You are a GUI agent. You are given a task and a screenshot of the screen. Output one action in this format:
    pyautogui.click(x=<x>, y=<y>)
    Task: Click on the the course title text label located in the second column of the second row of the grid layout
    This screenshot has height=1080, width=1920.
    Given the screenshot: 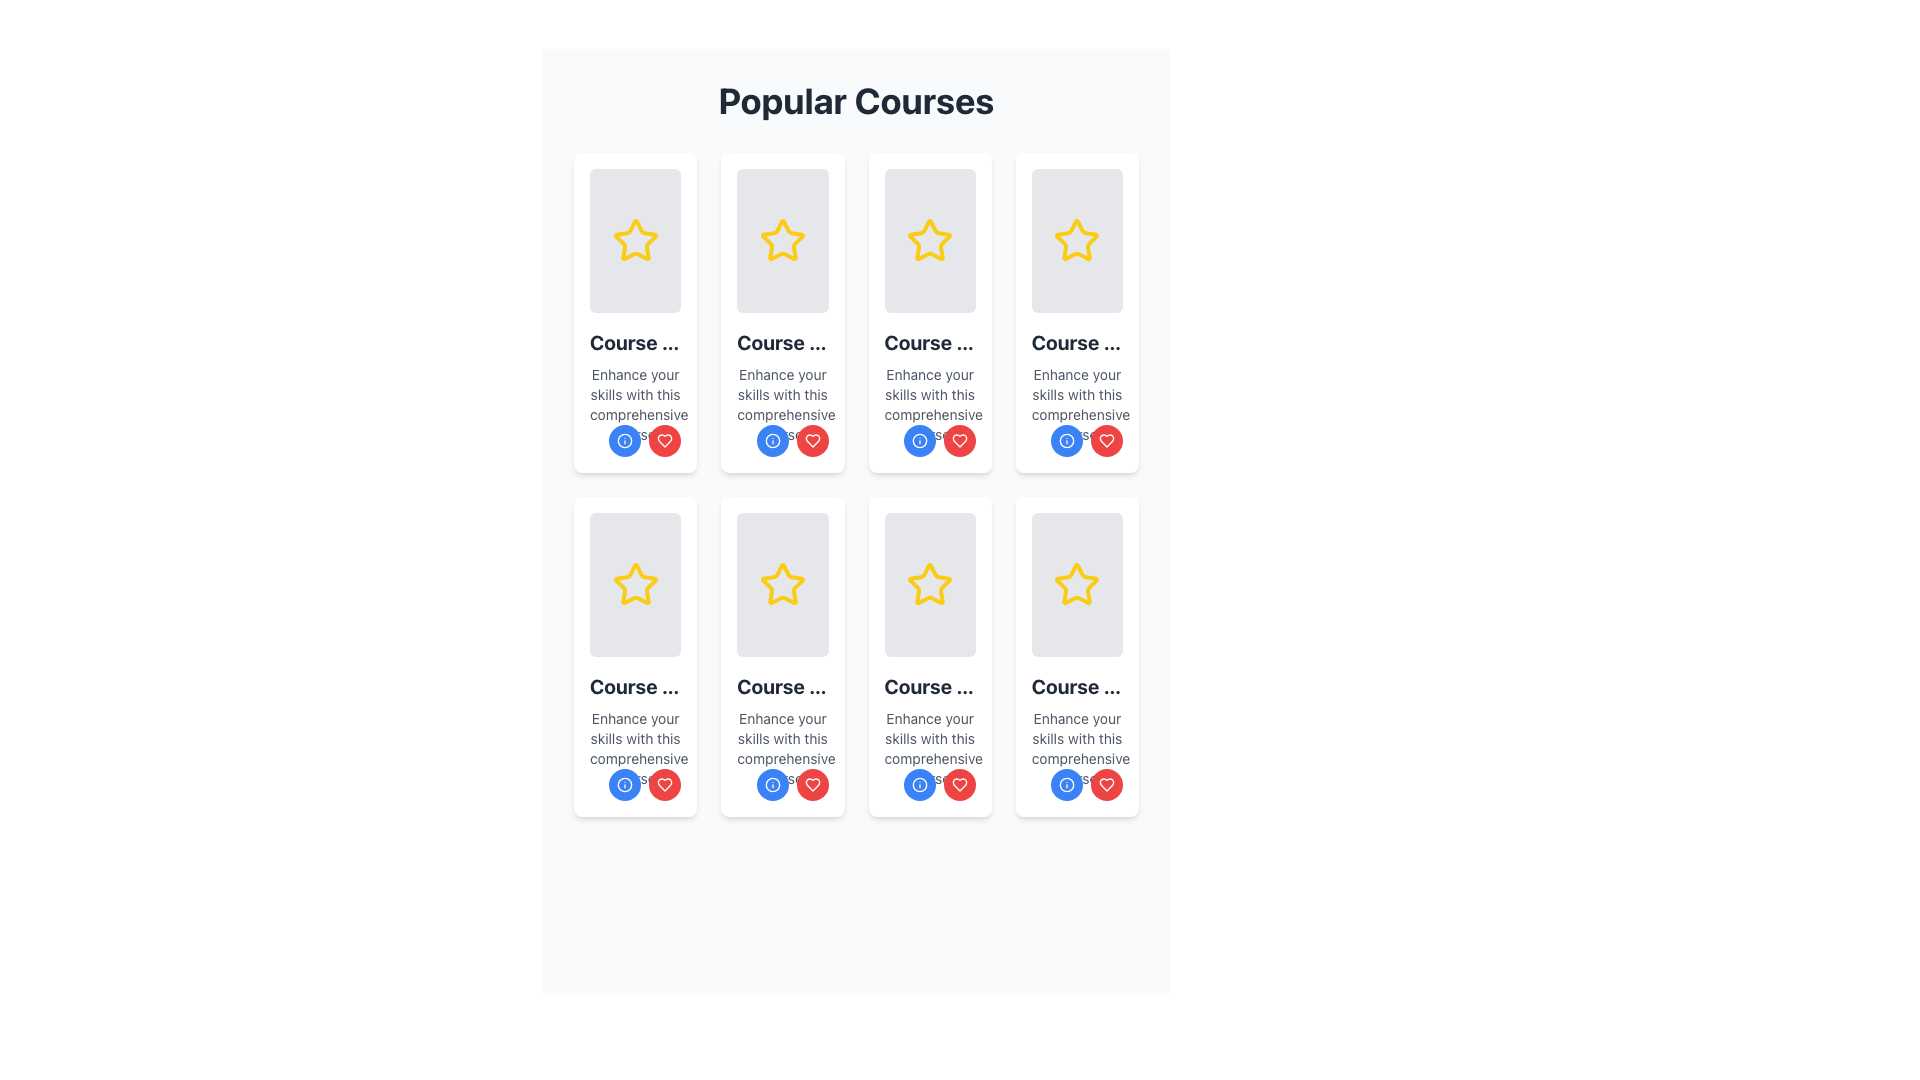 What is the action you would take?
    pyautogui.click(x=781, y=685)
    